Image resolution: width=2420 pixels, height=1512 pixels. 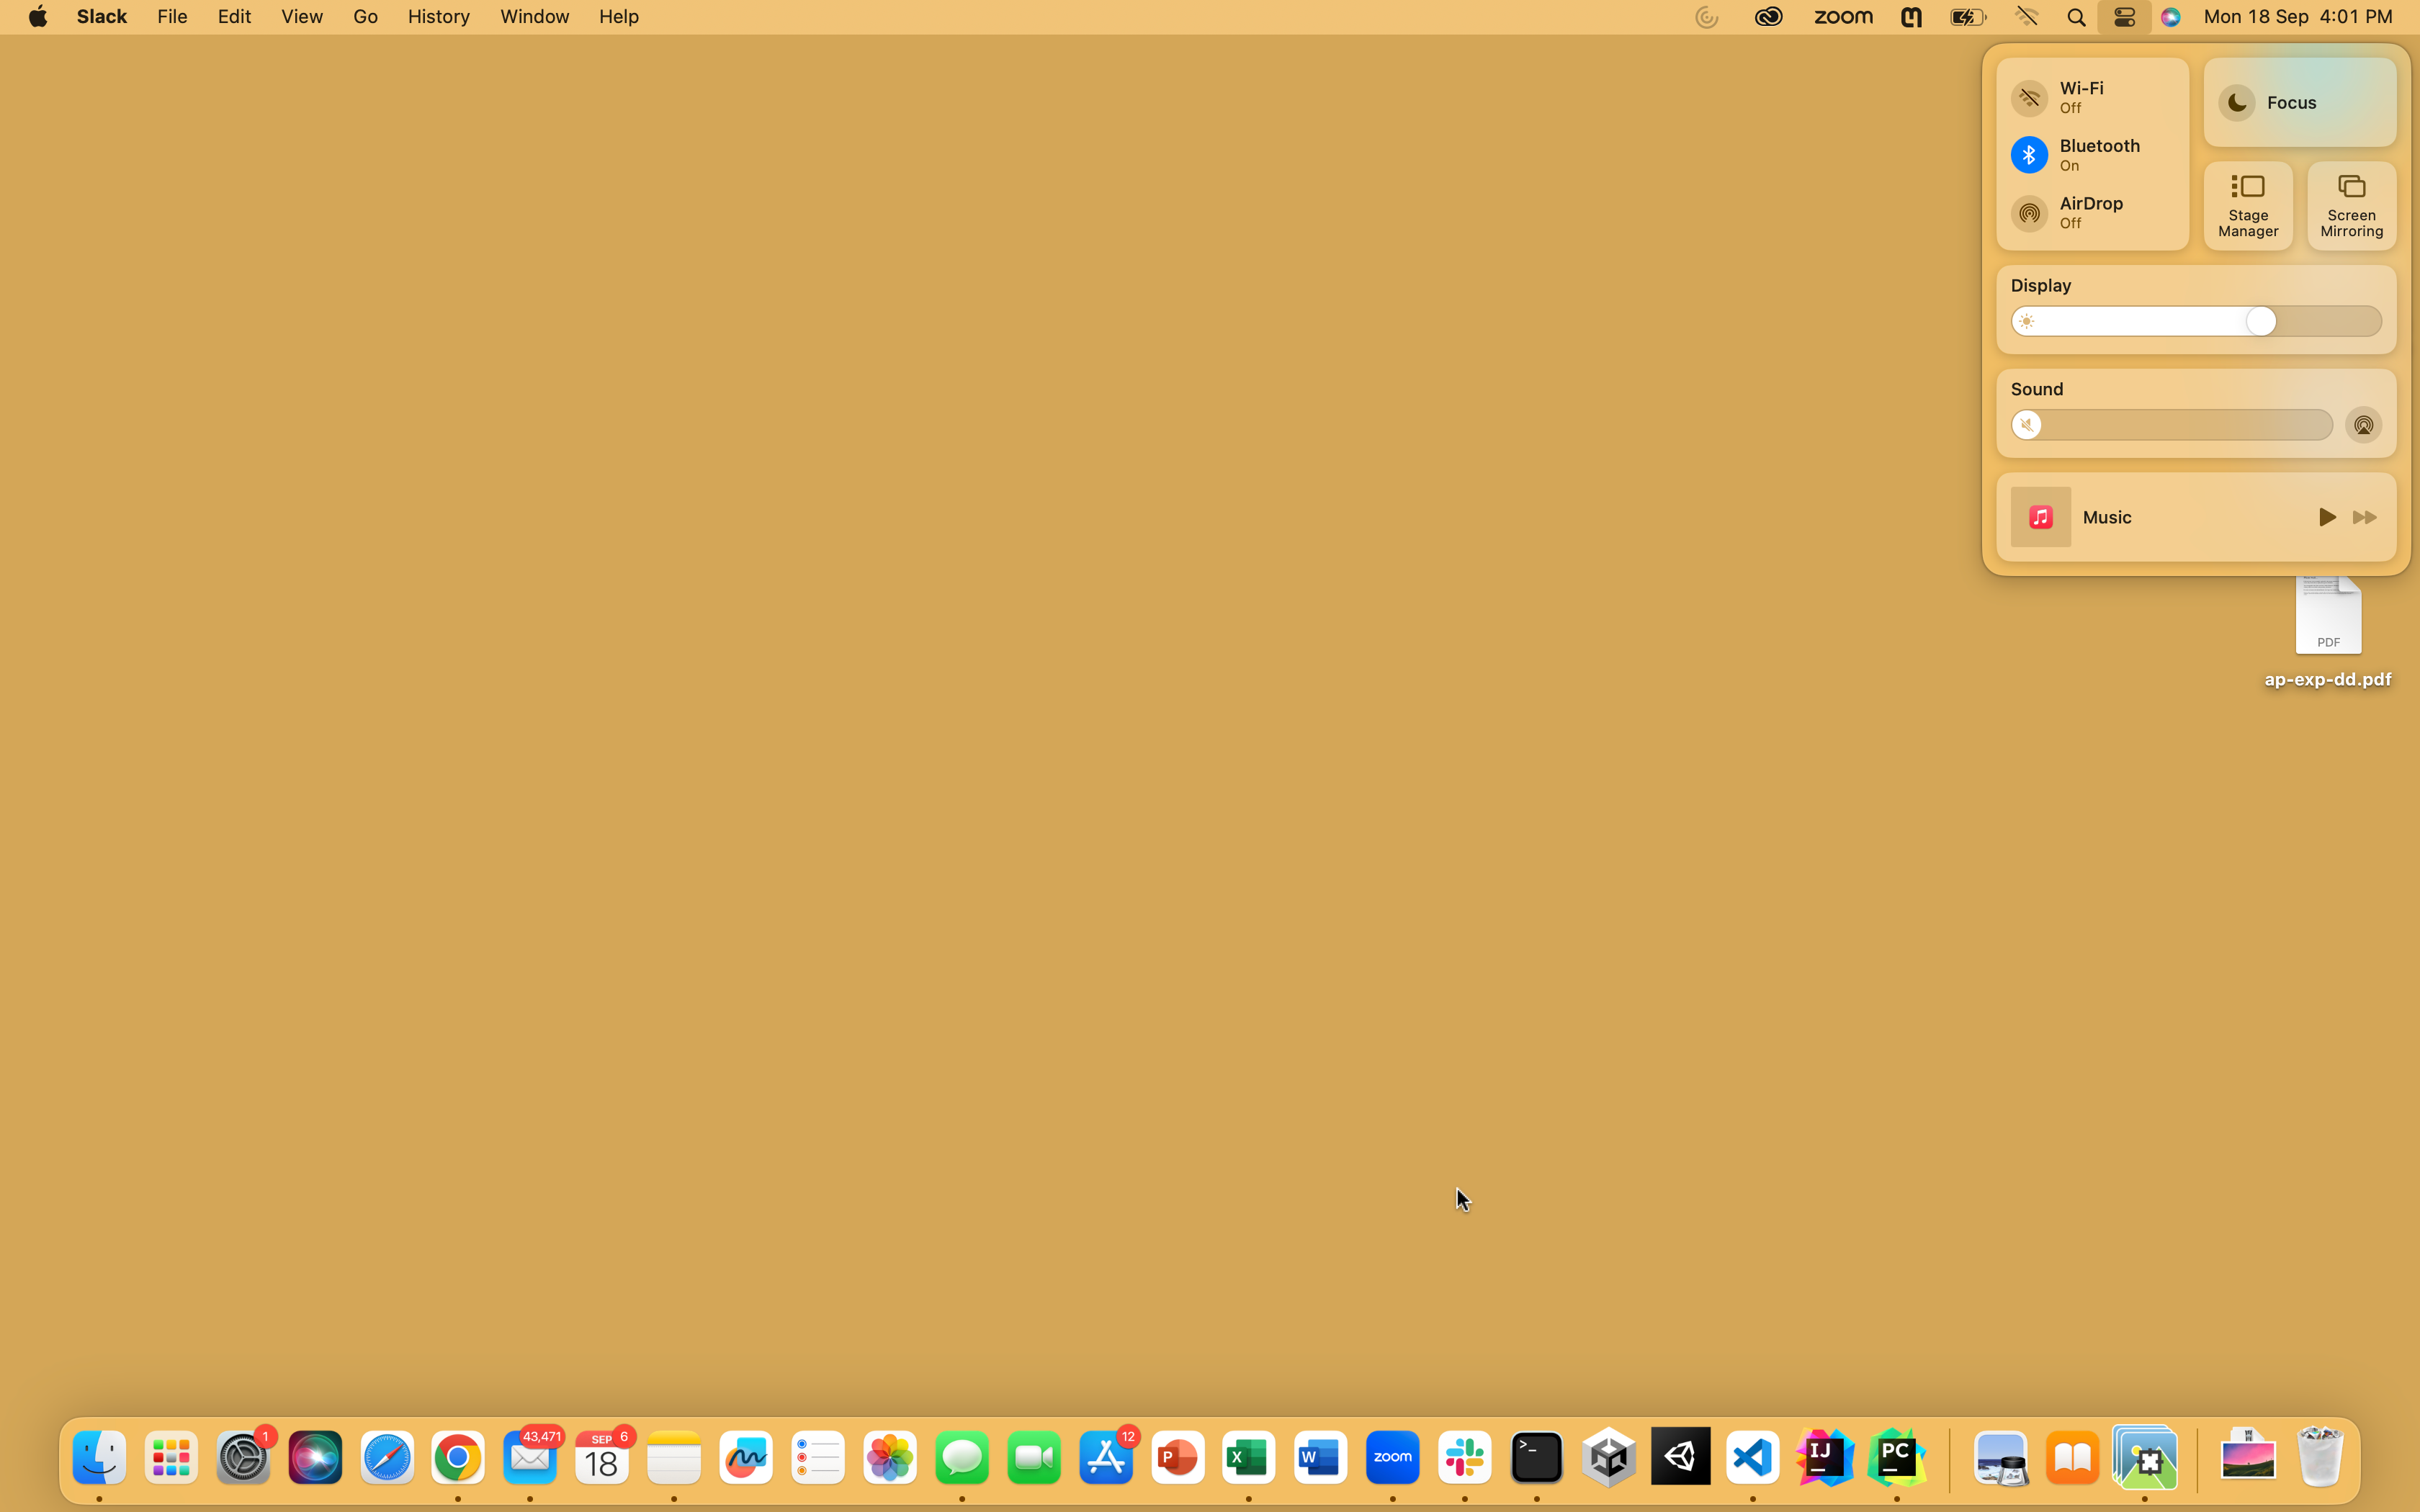 I want to click on Disconnect from a wifi network, so click(x=2090, y=89).